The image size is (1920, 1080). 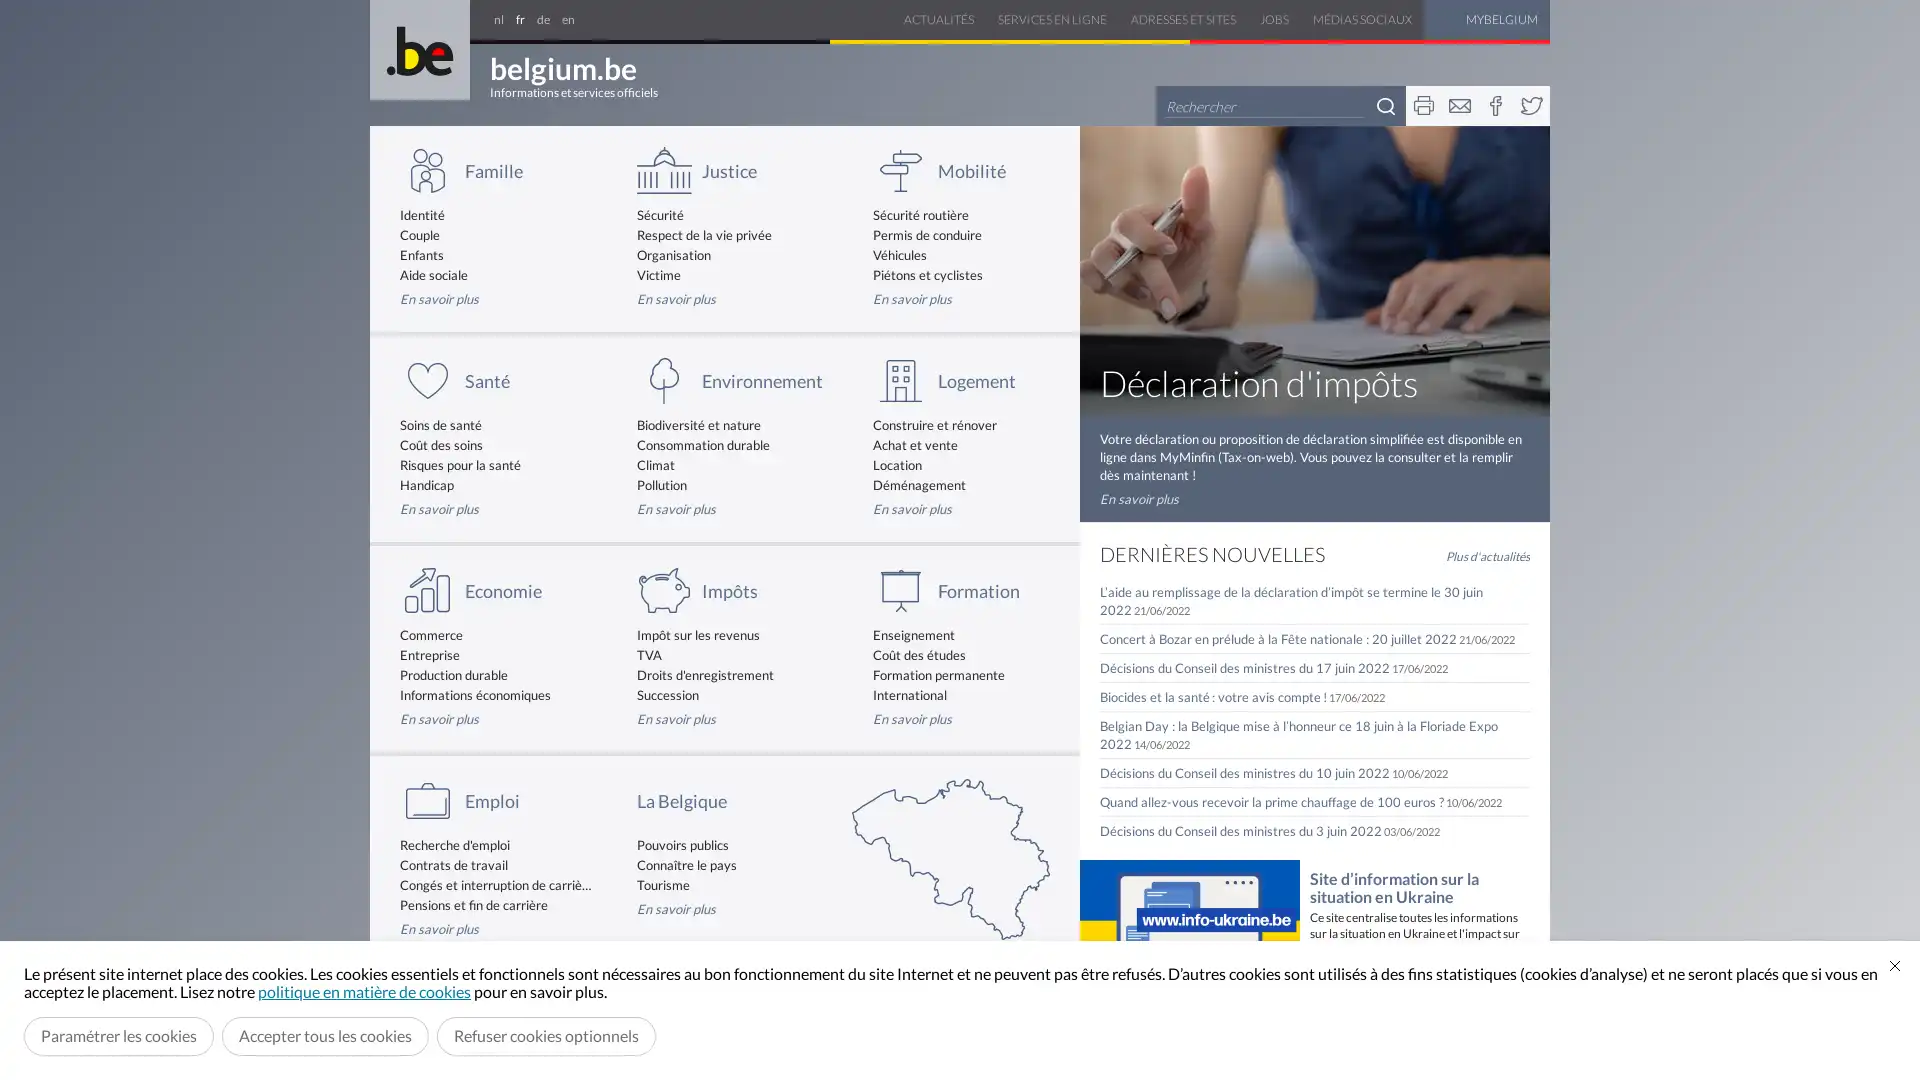 What do you see at coordinates (325, 1035) in the screenshot?
I see `Accepter tous les cookies` at bounding box center [325, 1035].